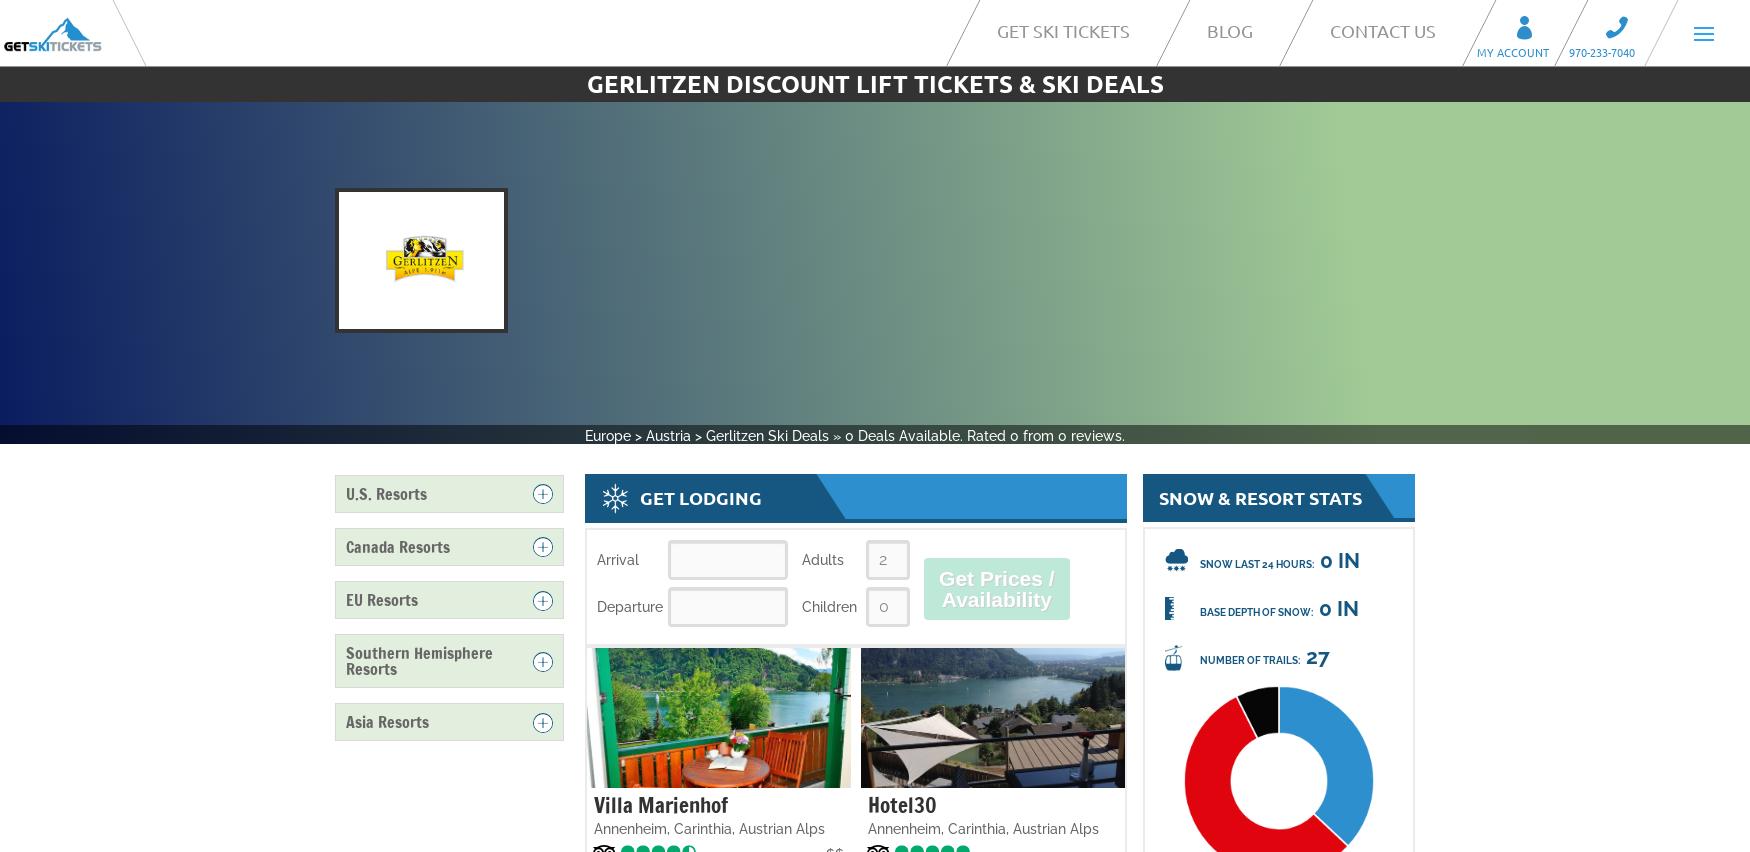 This screenshot has height=852, width=1750. I want to click on 'Snow & Resort Stats', so click(1259, 496).